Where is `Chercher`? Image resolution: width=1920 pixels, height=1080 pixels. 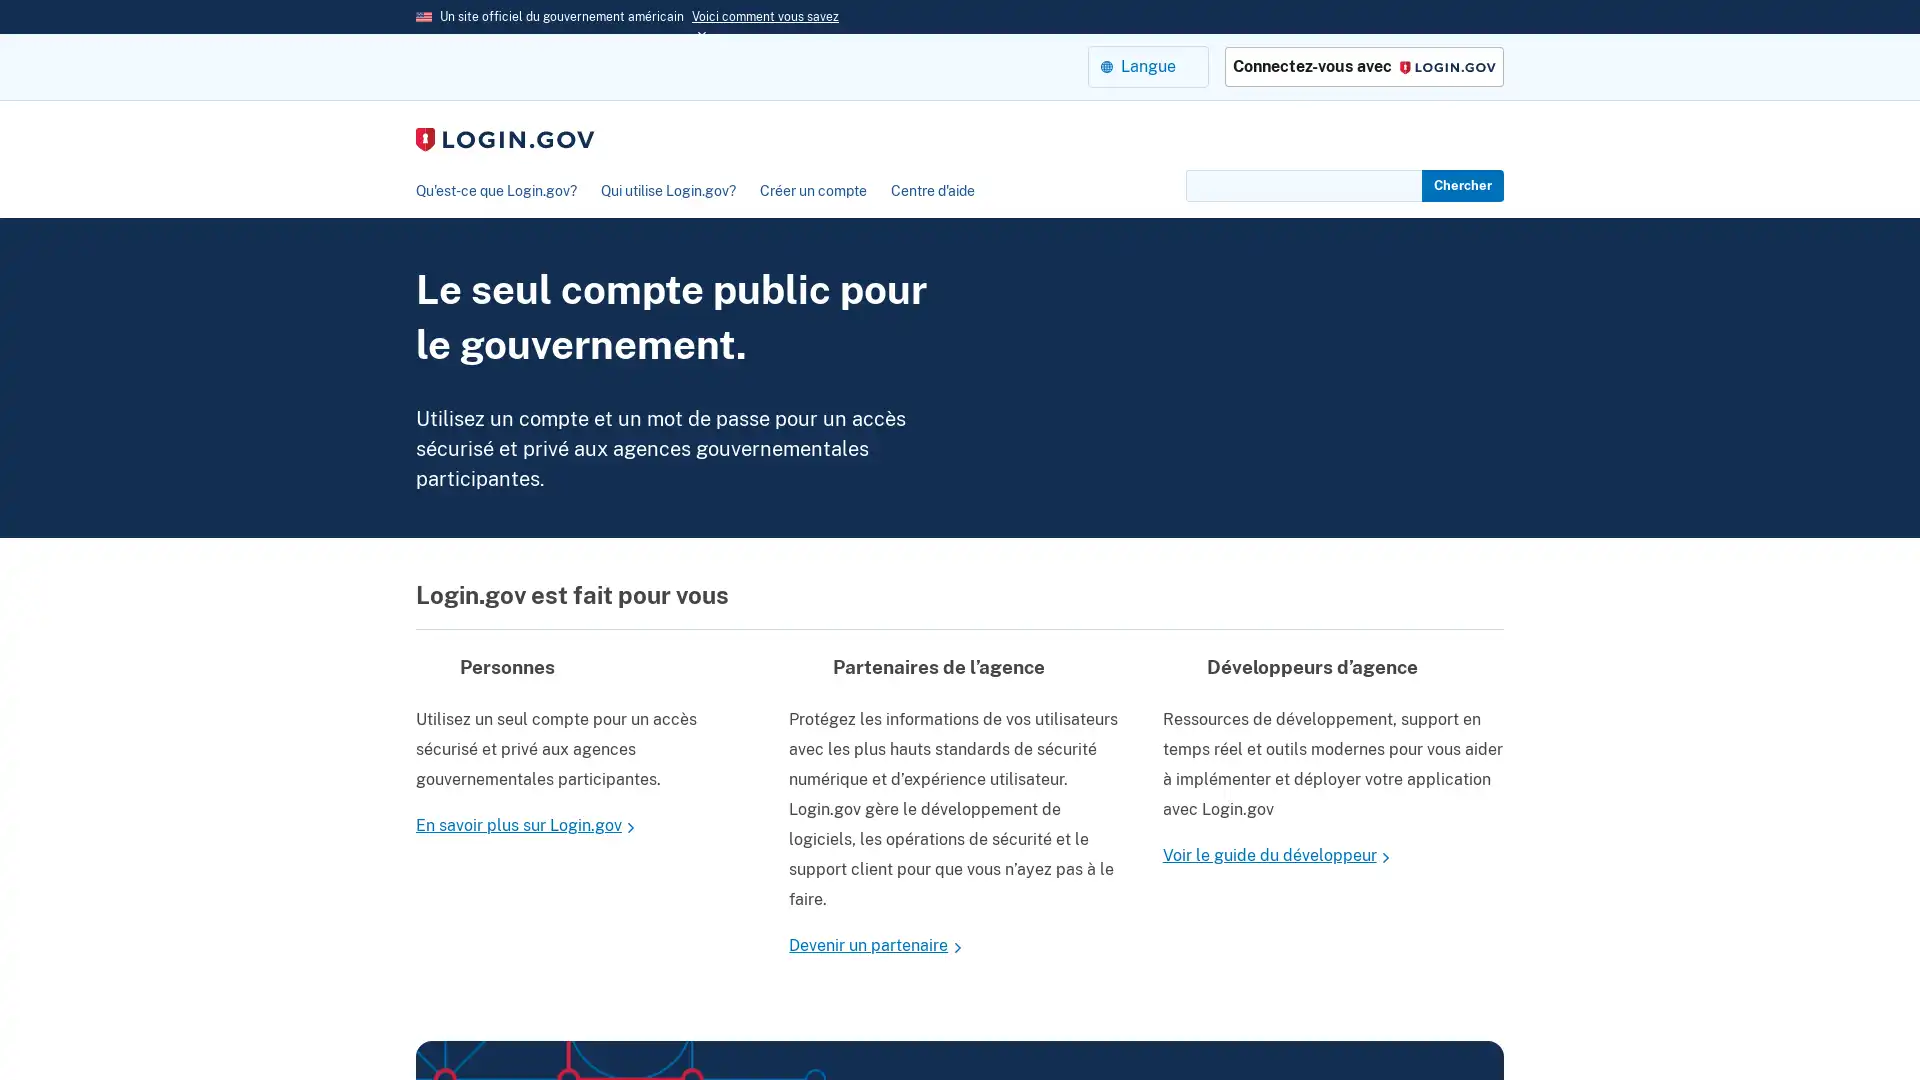
Chercher is located at coordinates (1463, 185).